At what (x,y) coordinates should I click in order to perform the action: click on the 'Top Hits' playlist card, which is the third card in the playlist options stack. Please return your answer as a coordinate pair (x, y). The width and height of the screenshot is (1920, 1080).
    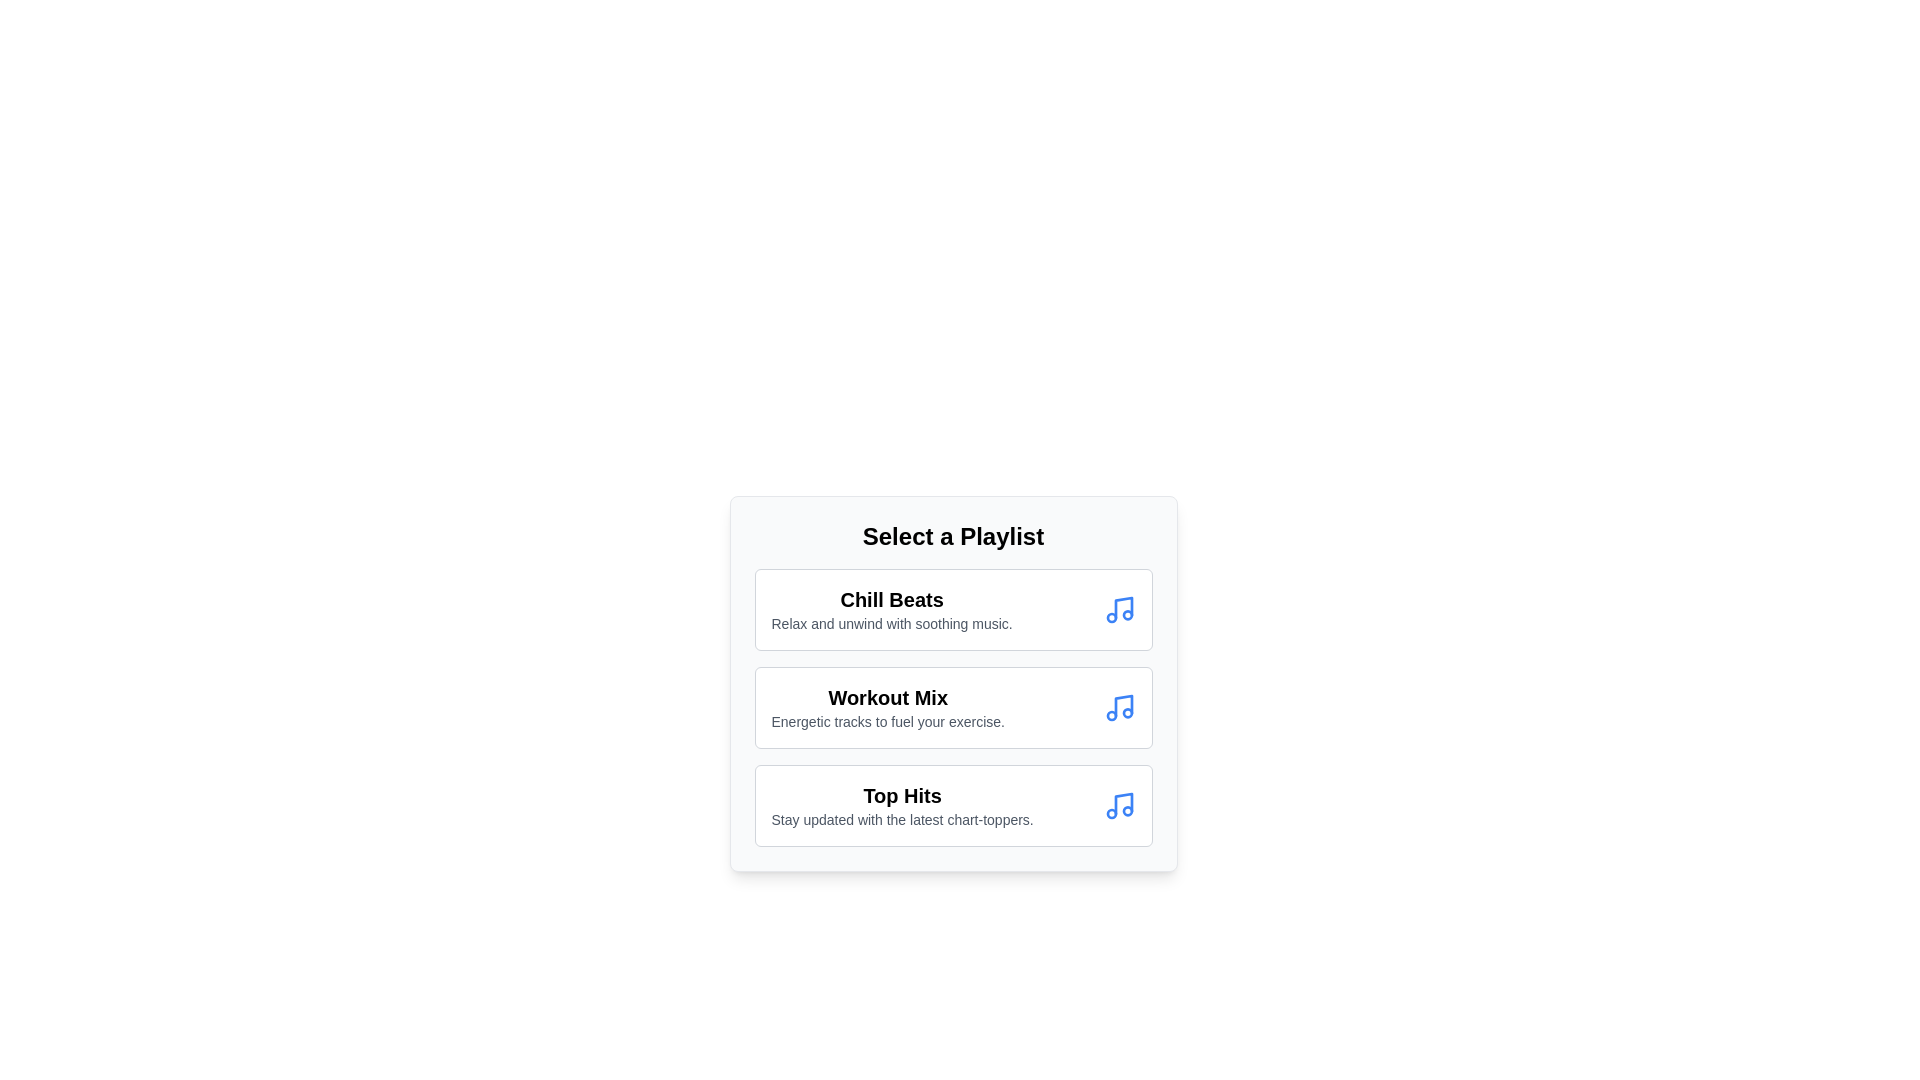
    Looking at the image, I should click on (952, 805).